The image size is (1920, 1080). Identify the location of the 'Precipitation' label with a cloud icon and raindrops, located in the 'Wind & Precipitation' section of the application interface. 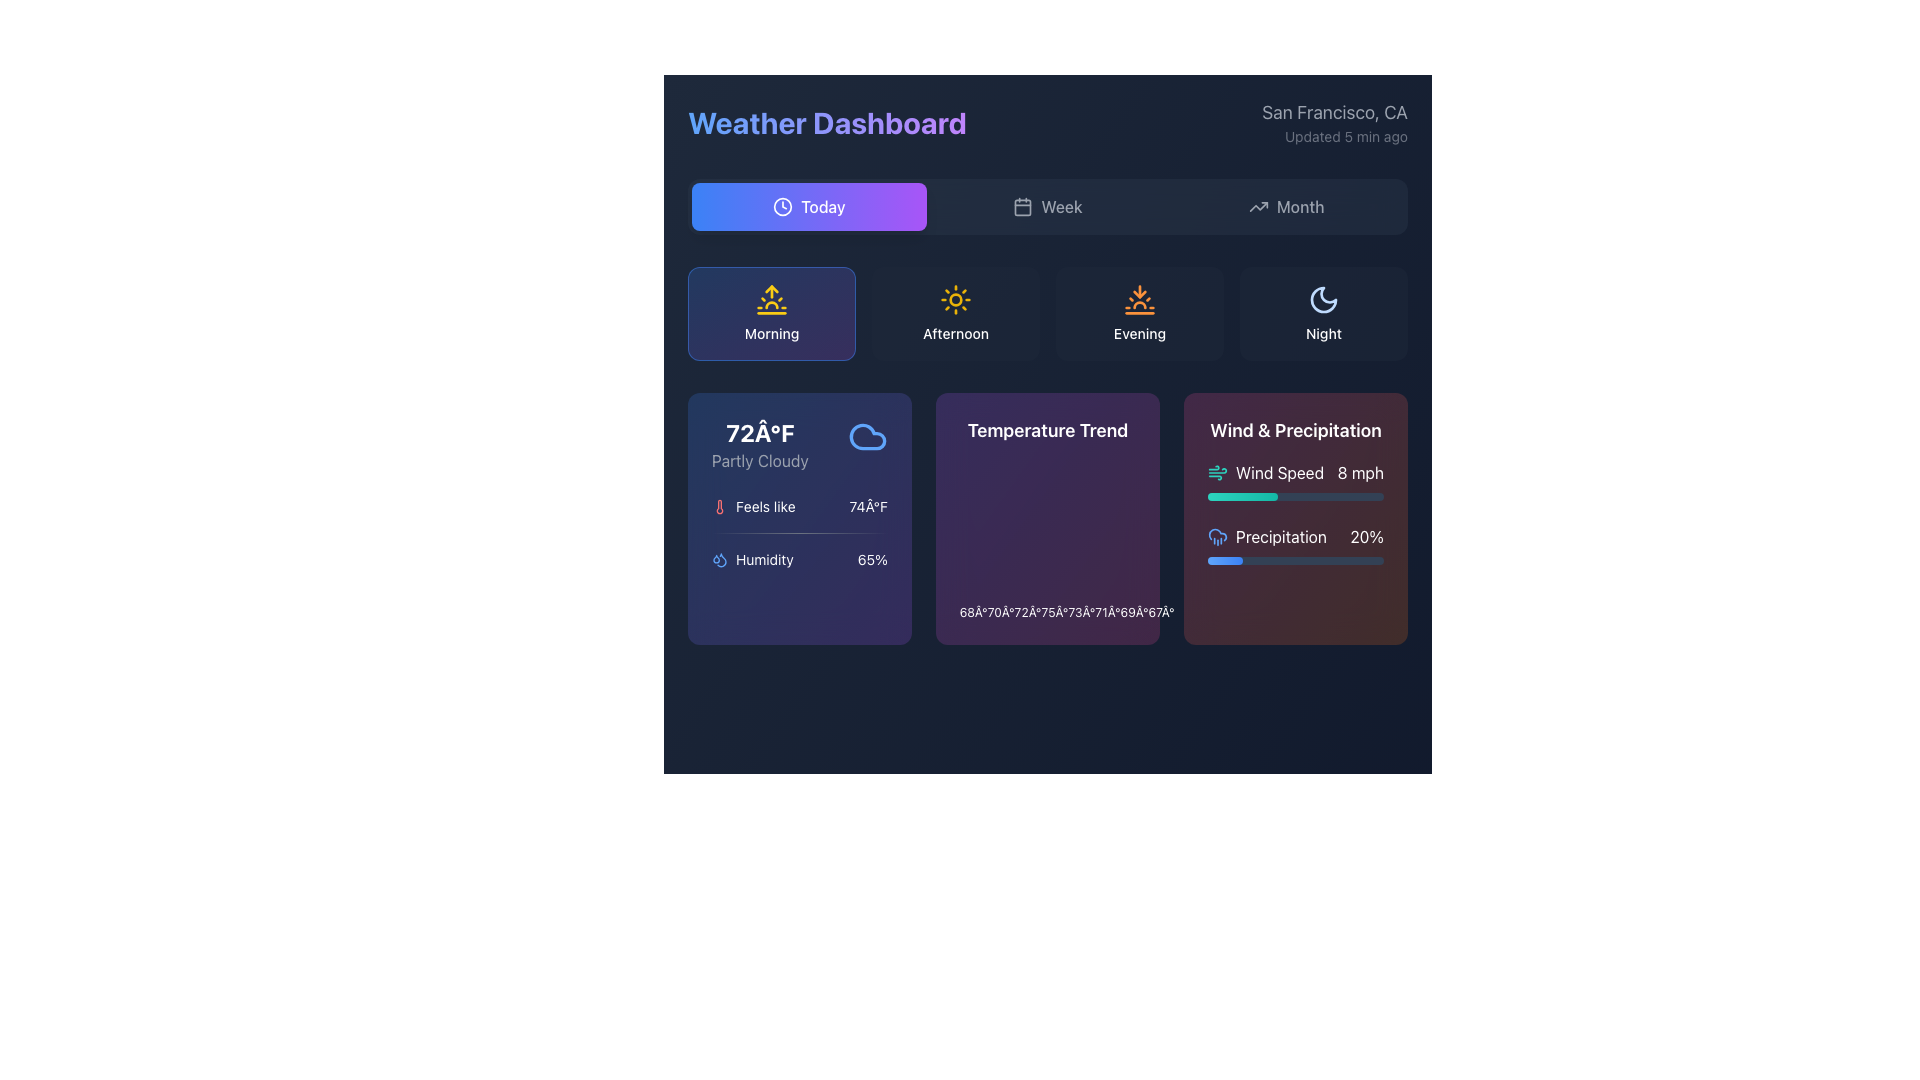
(1266, 535).